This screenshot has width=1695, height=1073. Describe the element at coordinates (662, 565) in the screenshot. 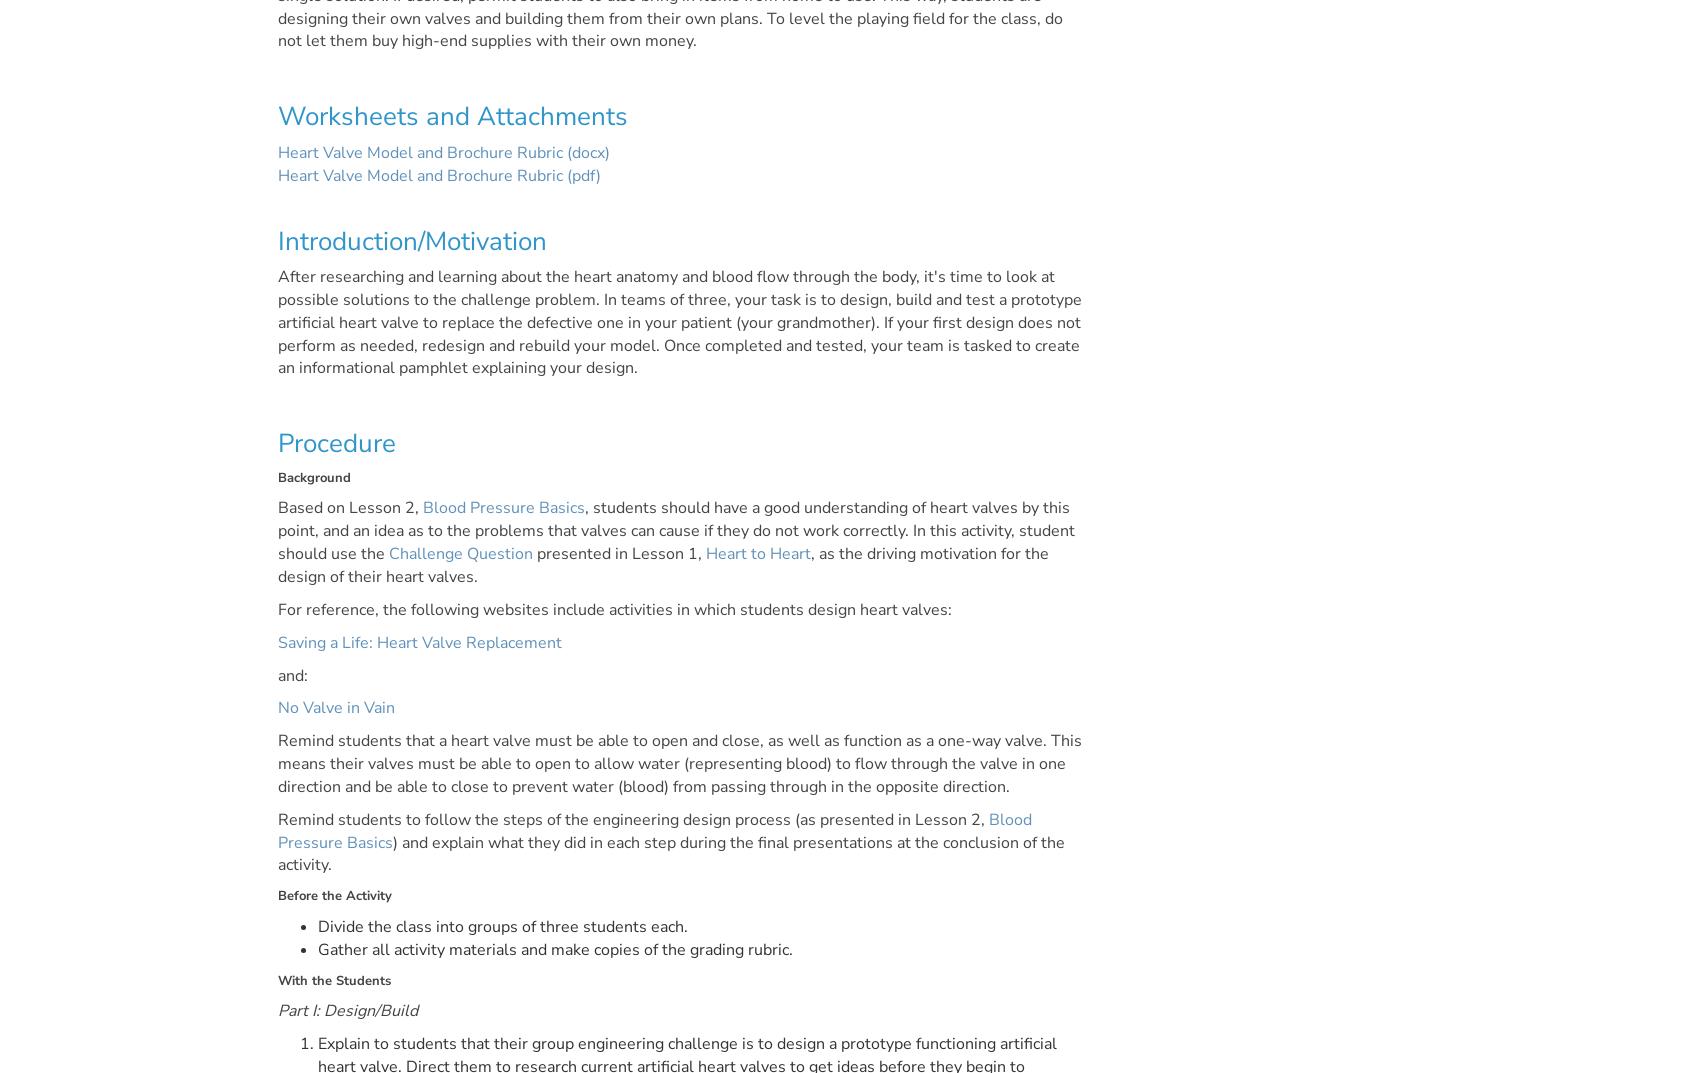

I see `', as the driving motivation for the design of their heart valves.'` at that location.